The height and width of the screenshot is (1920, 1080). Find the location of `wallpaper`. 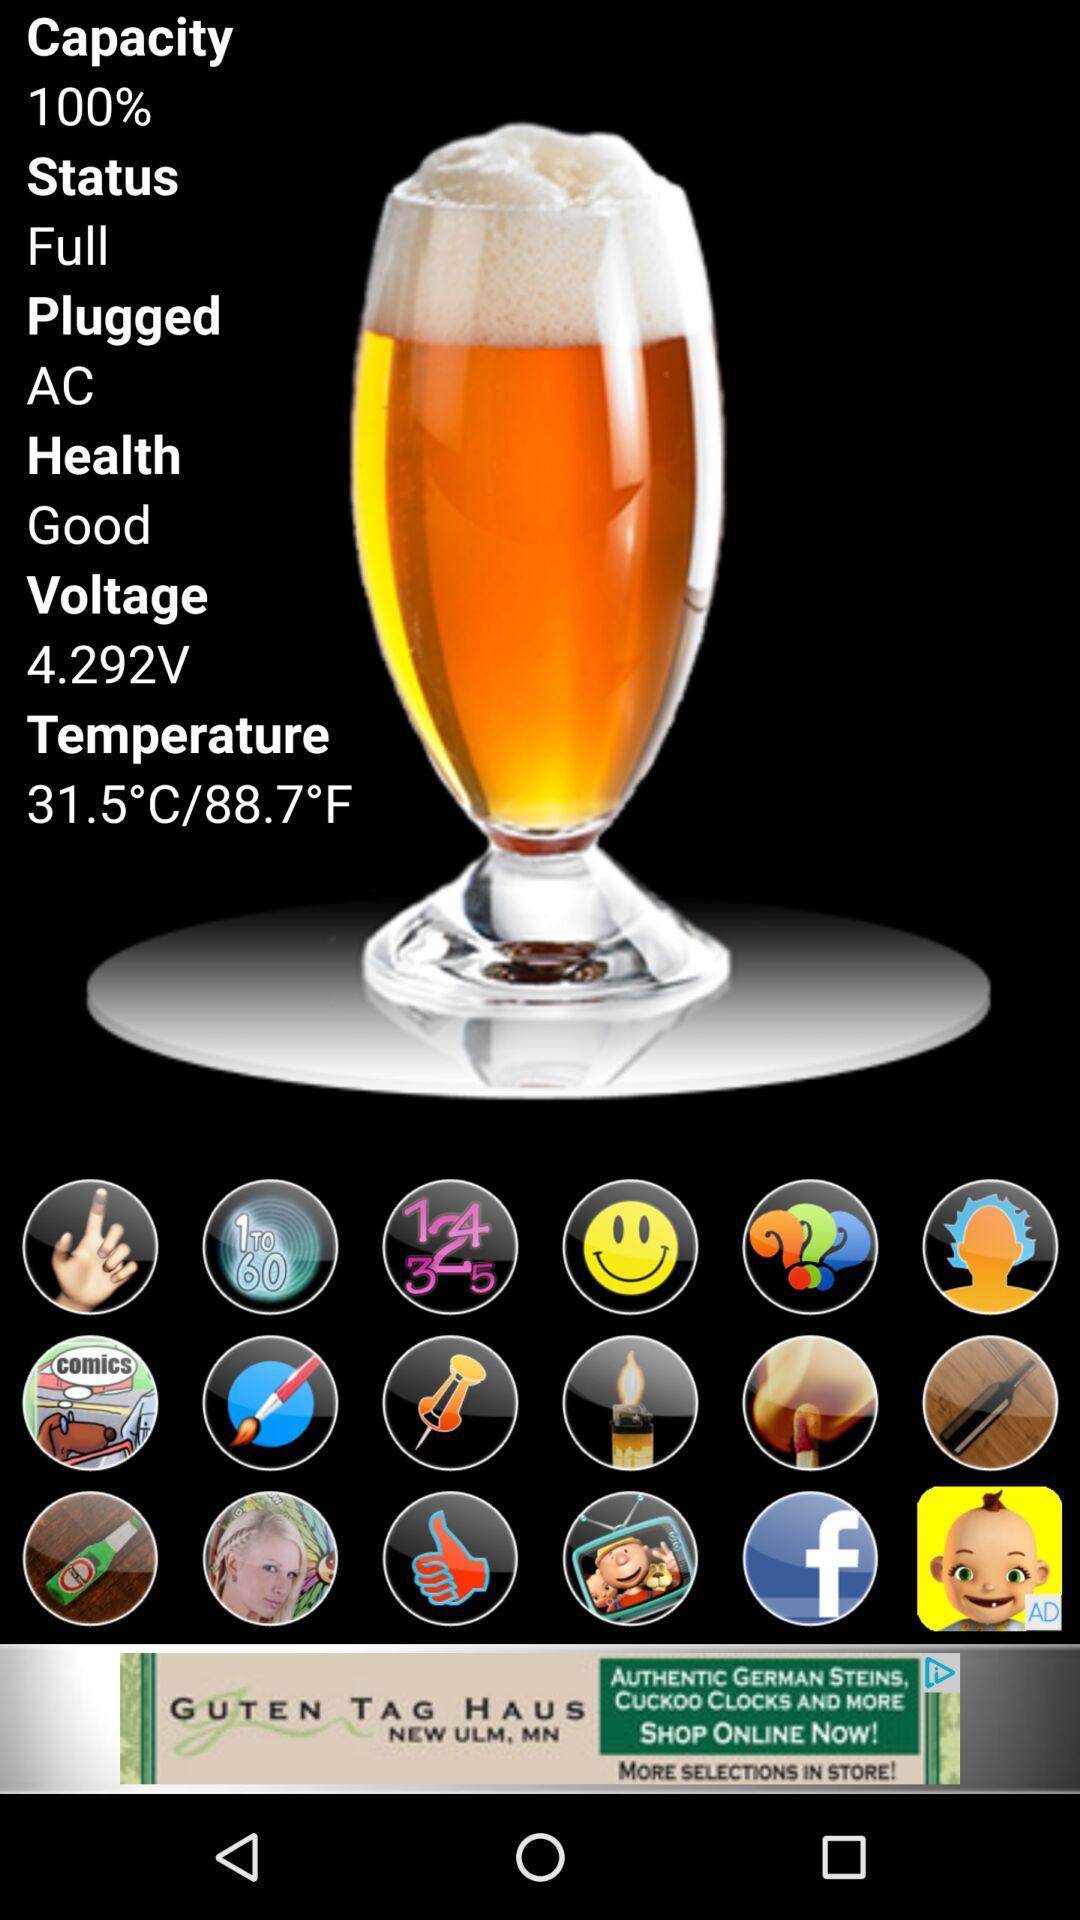

wallpaper is located at coordinates (540, 1717).